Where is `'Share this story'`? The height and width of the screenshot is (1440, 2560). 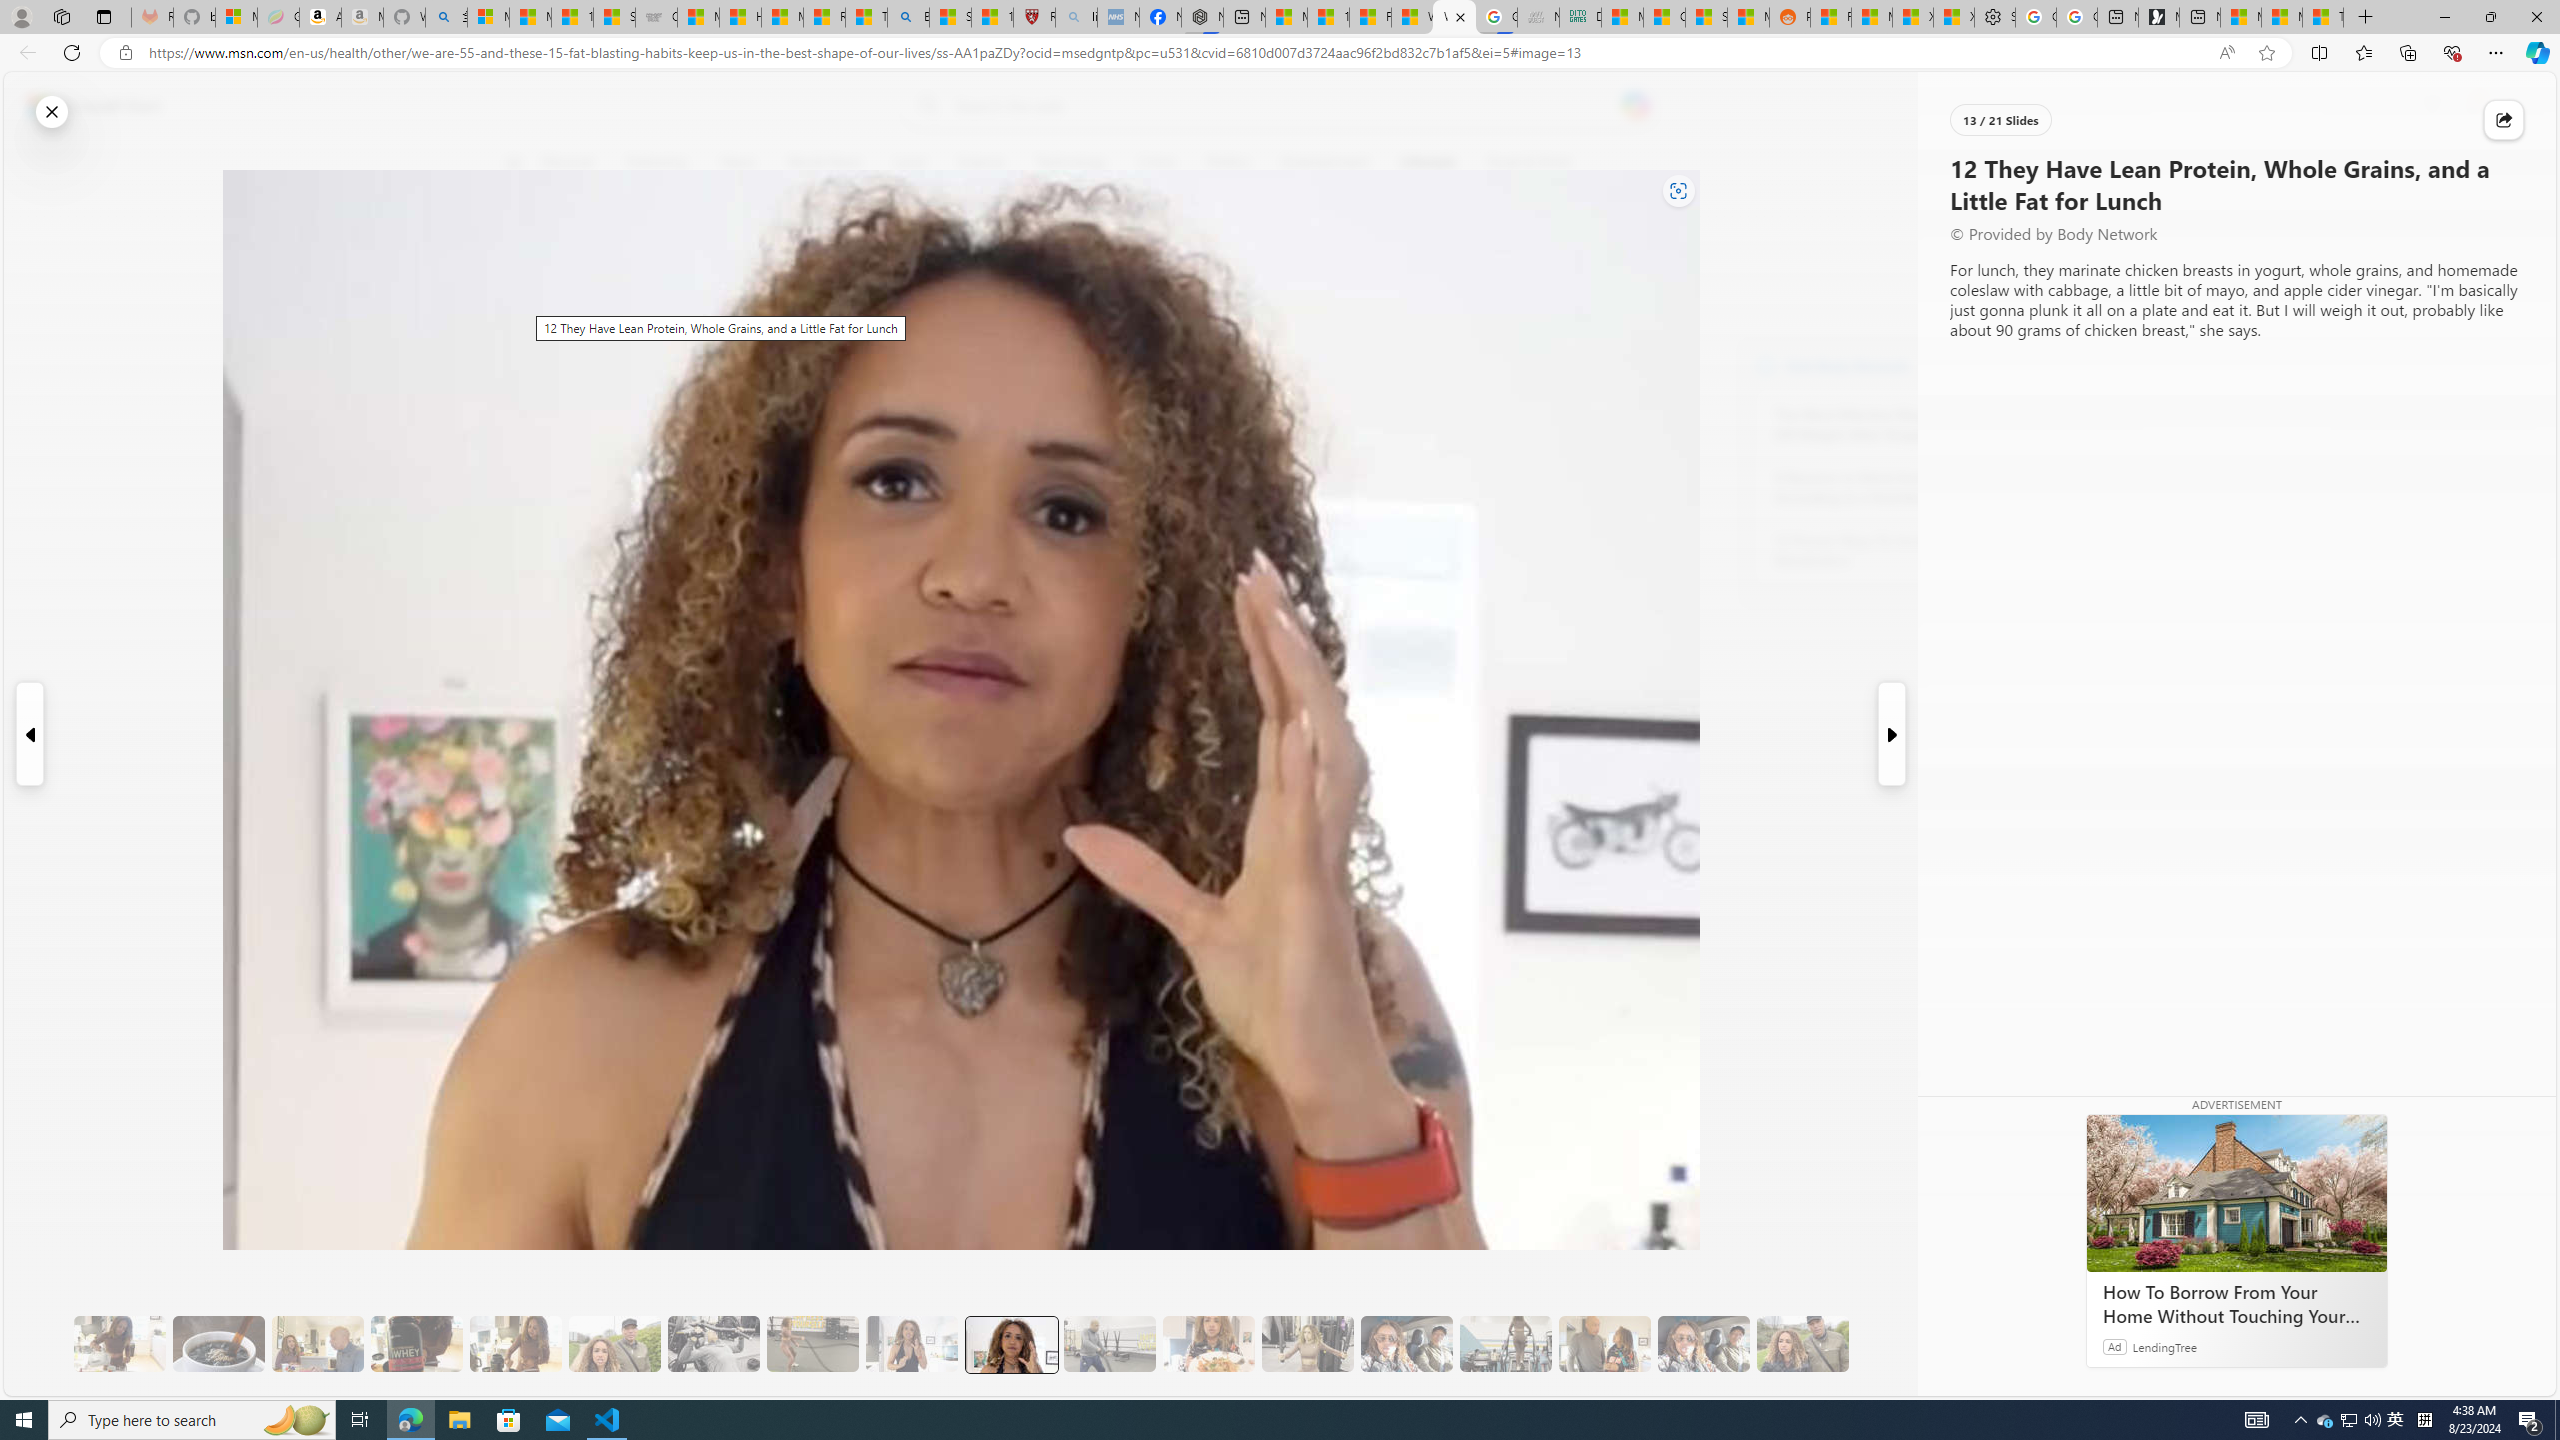
'Share this story' is located at coordinates (2502, 118).